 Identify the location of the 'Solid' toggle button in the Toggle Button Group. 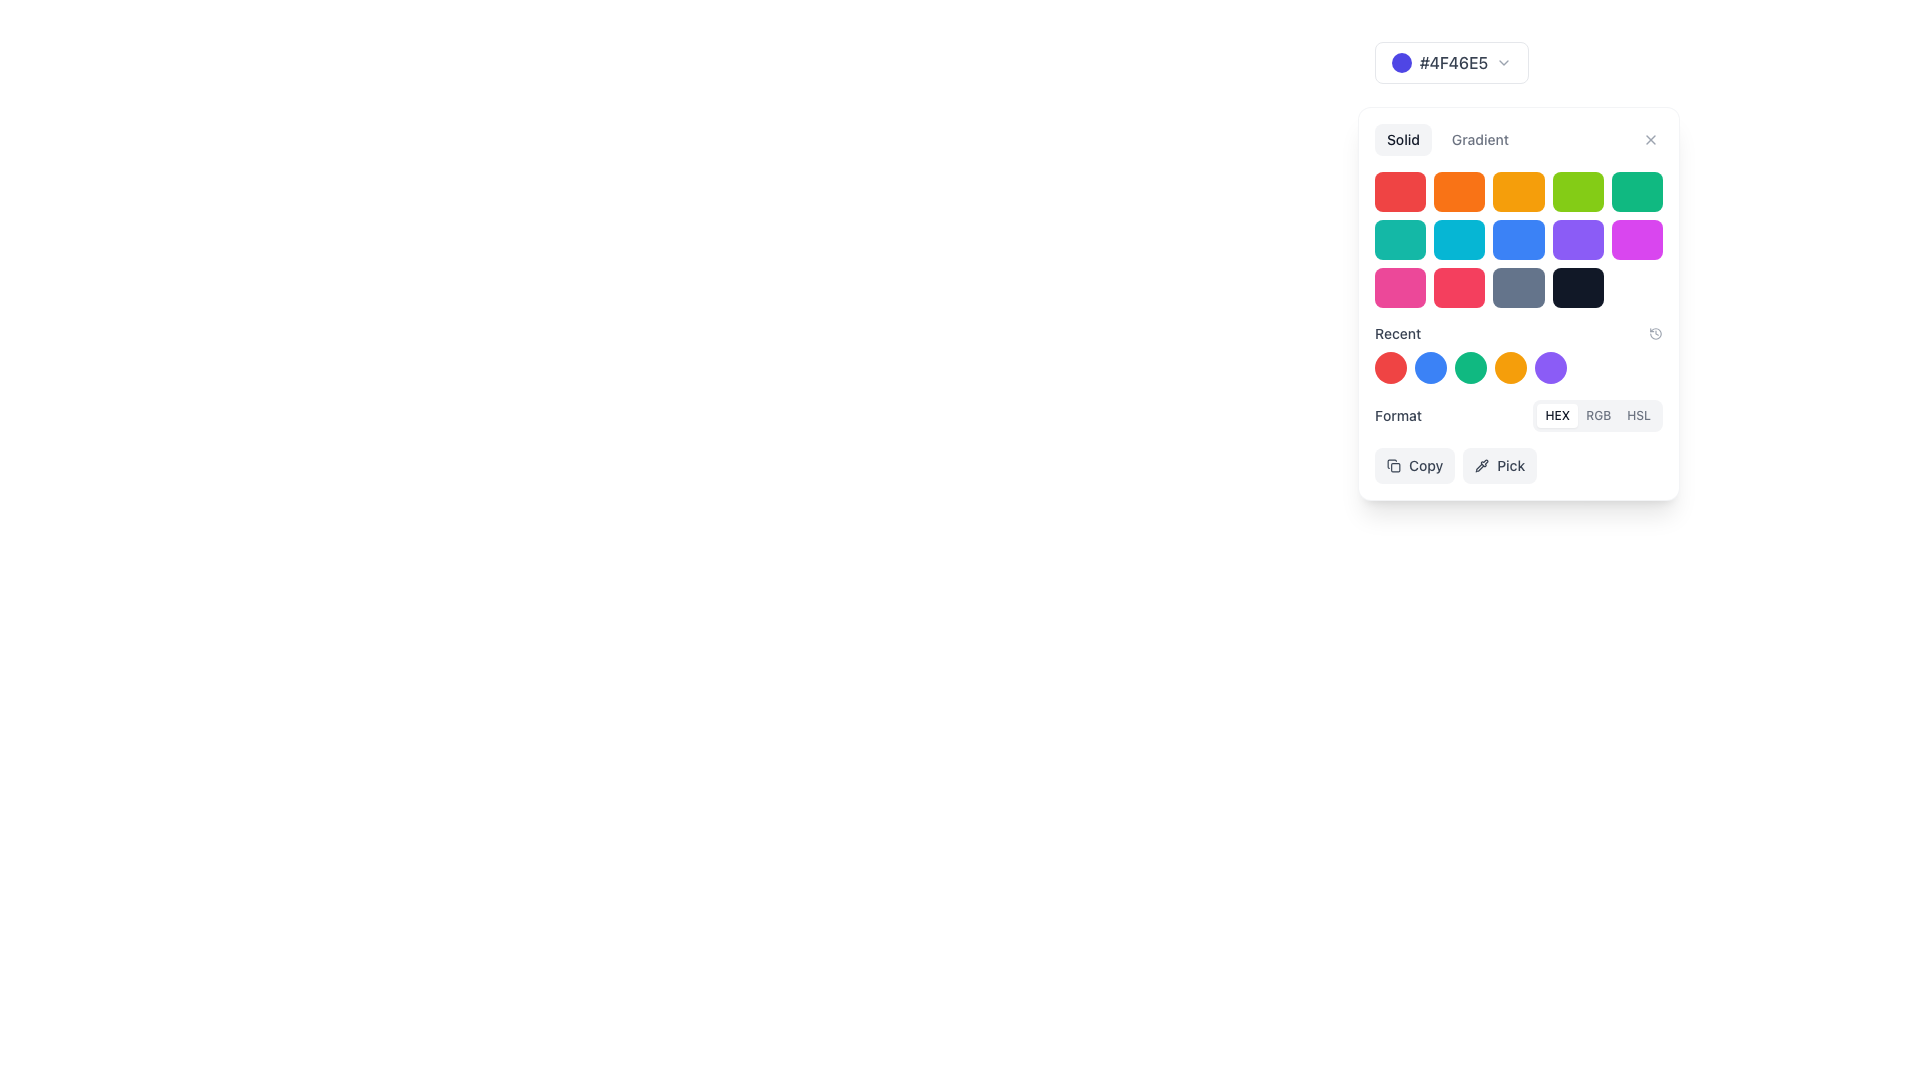
(1518, 138).